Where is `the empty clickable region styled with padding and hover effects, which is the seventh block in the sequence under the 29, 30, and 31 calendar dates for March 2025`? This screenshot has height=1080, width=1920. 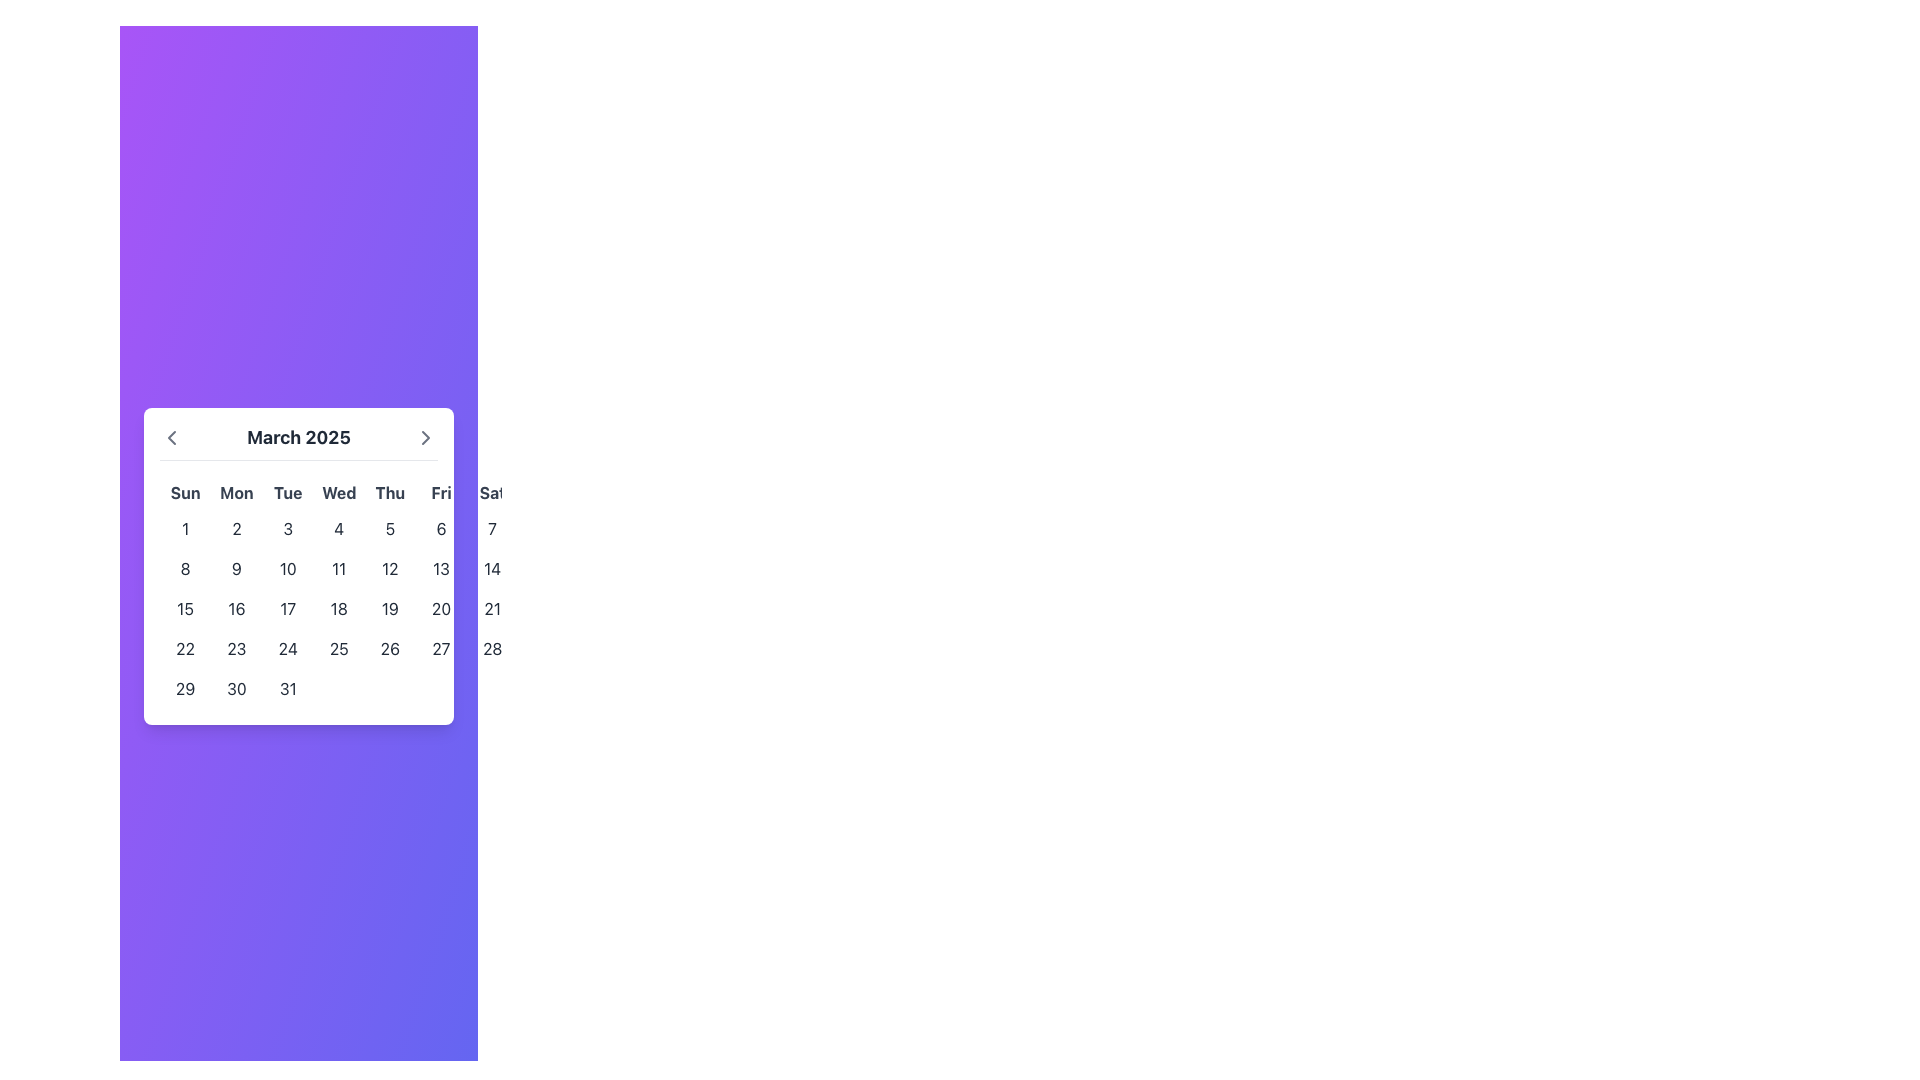
the empty clickable region styled with padding and hover effects, which is the seventh block in the sequence under the 29, 30, and 31 calendar dates for March 2025 is located at coordinates (492, 687).